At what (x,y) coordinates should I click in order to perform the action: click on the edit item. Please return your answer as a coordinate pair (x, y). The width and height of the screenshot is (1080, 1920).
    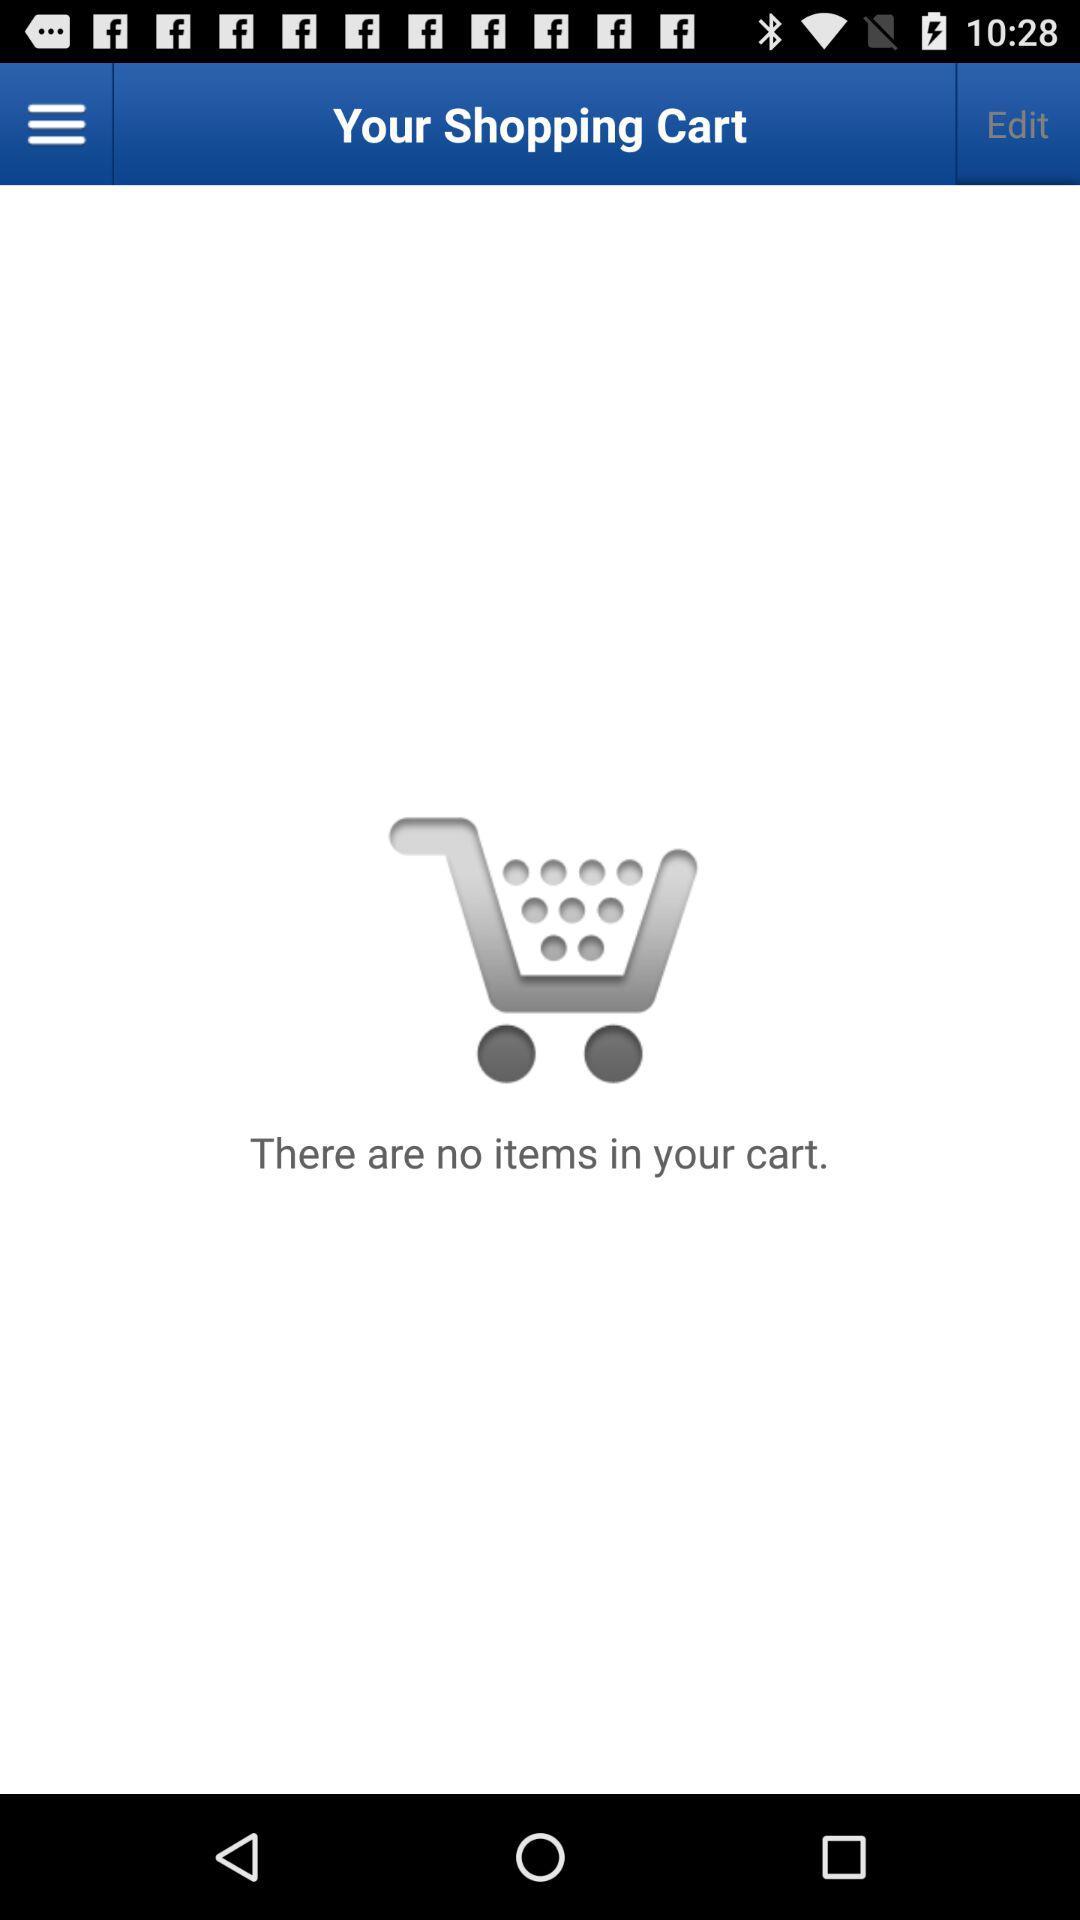
    Looking at the image, I should click on (1017, 123).